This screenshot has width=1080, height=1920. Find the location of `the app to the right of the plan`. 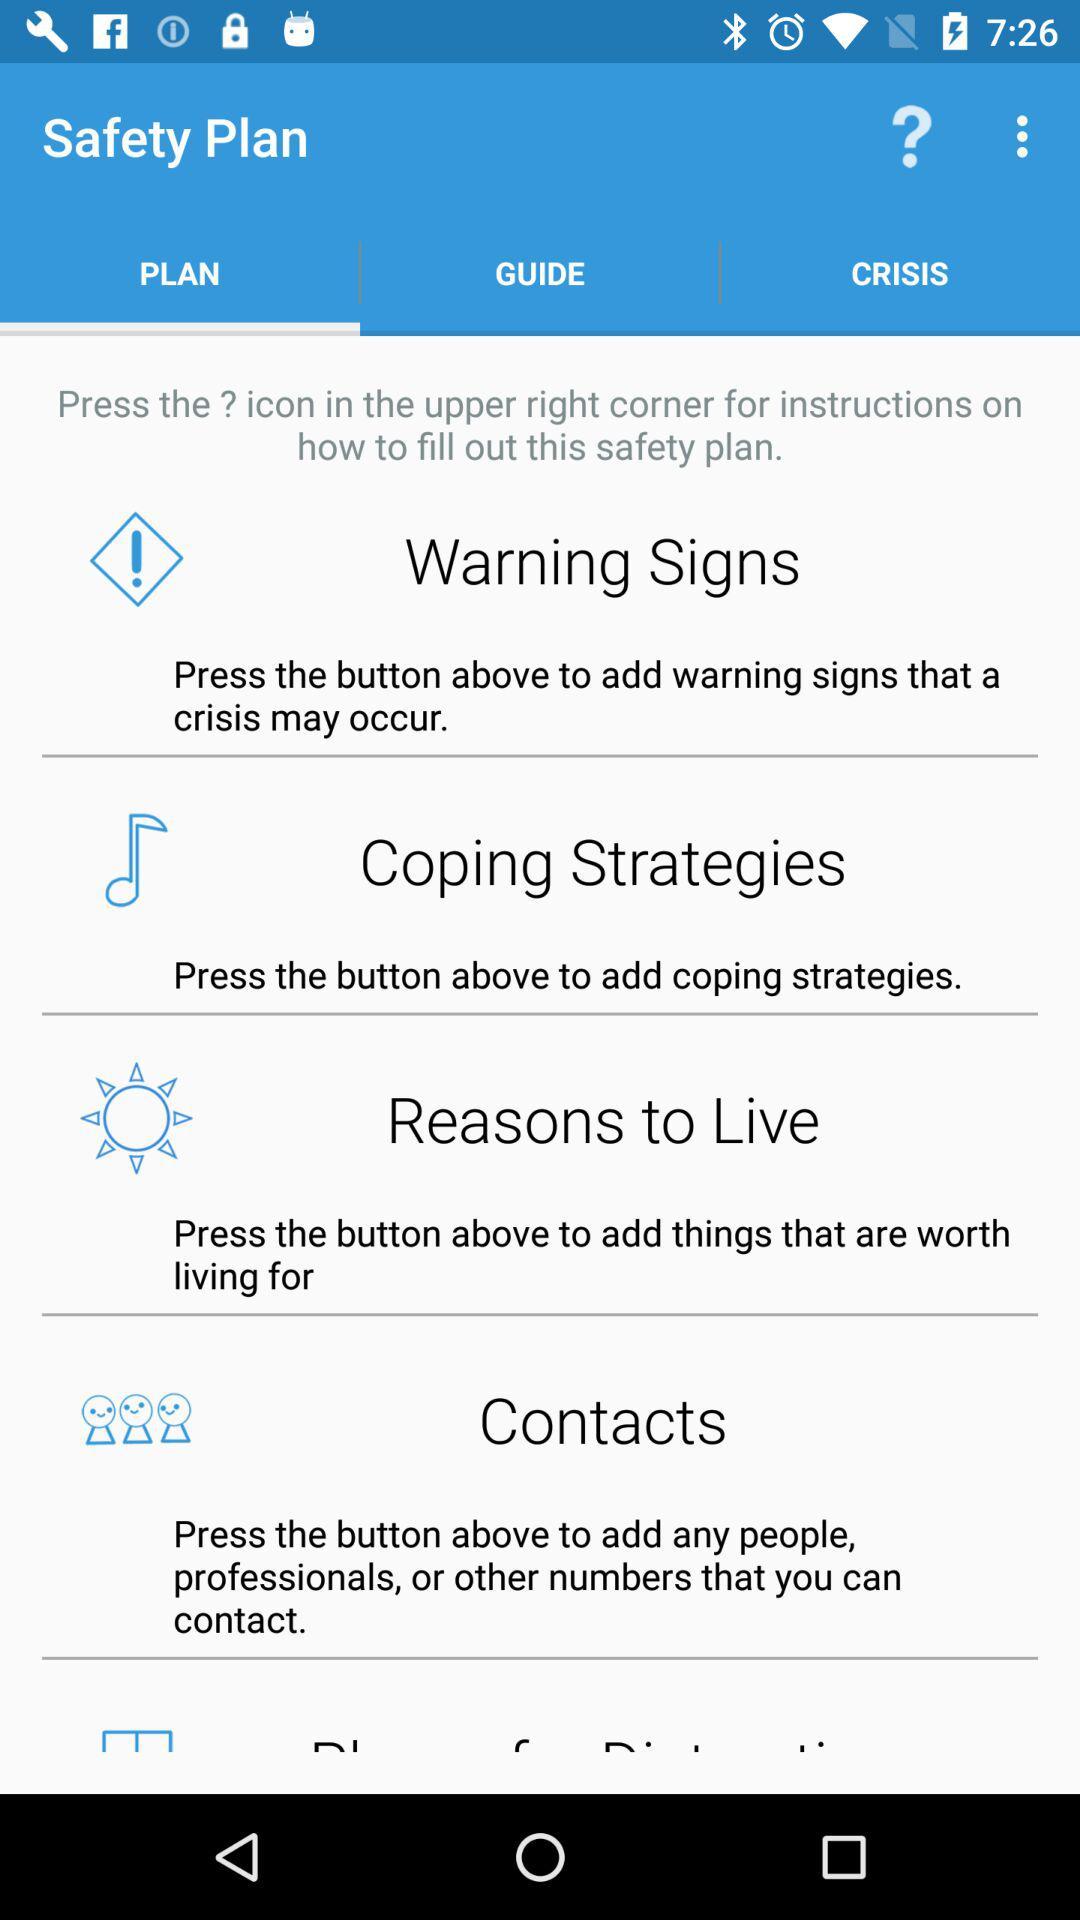

the app to the right of the plan is located at coordinates (540, 272).